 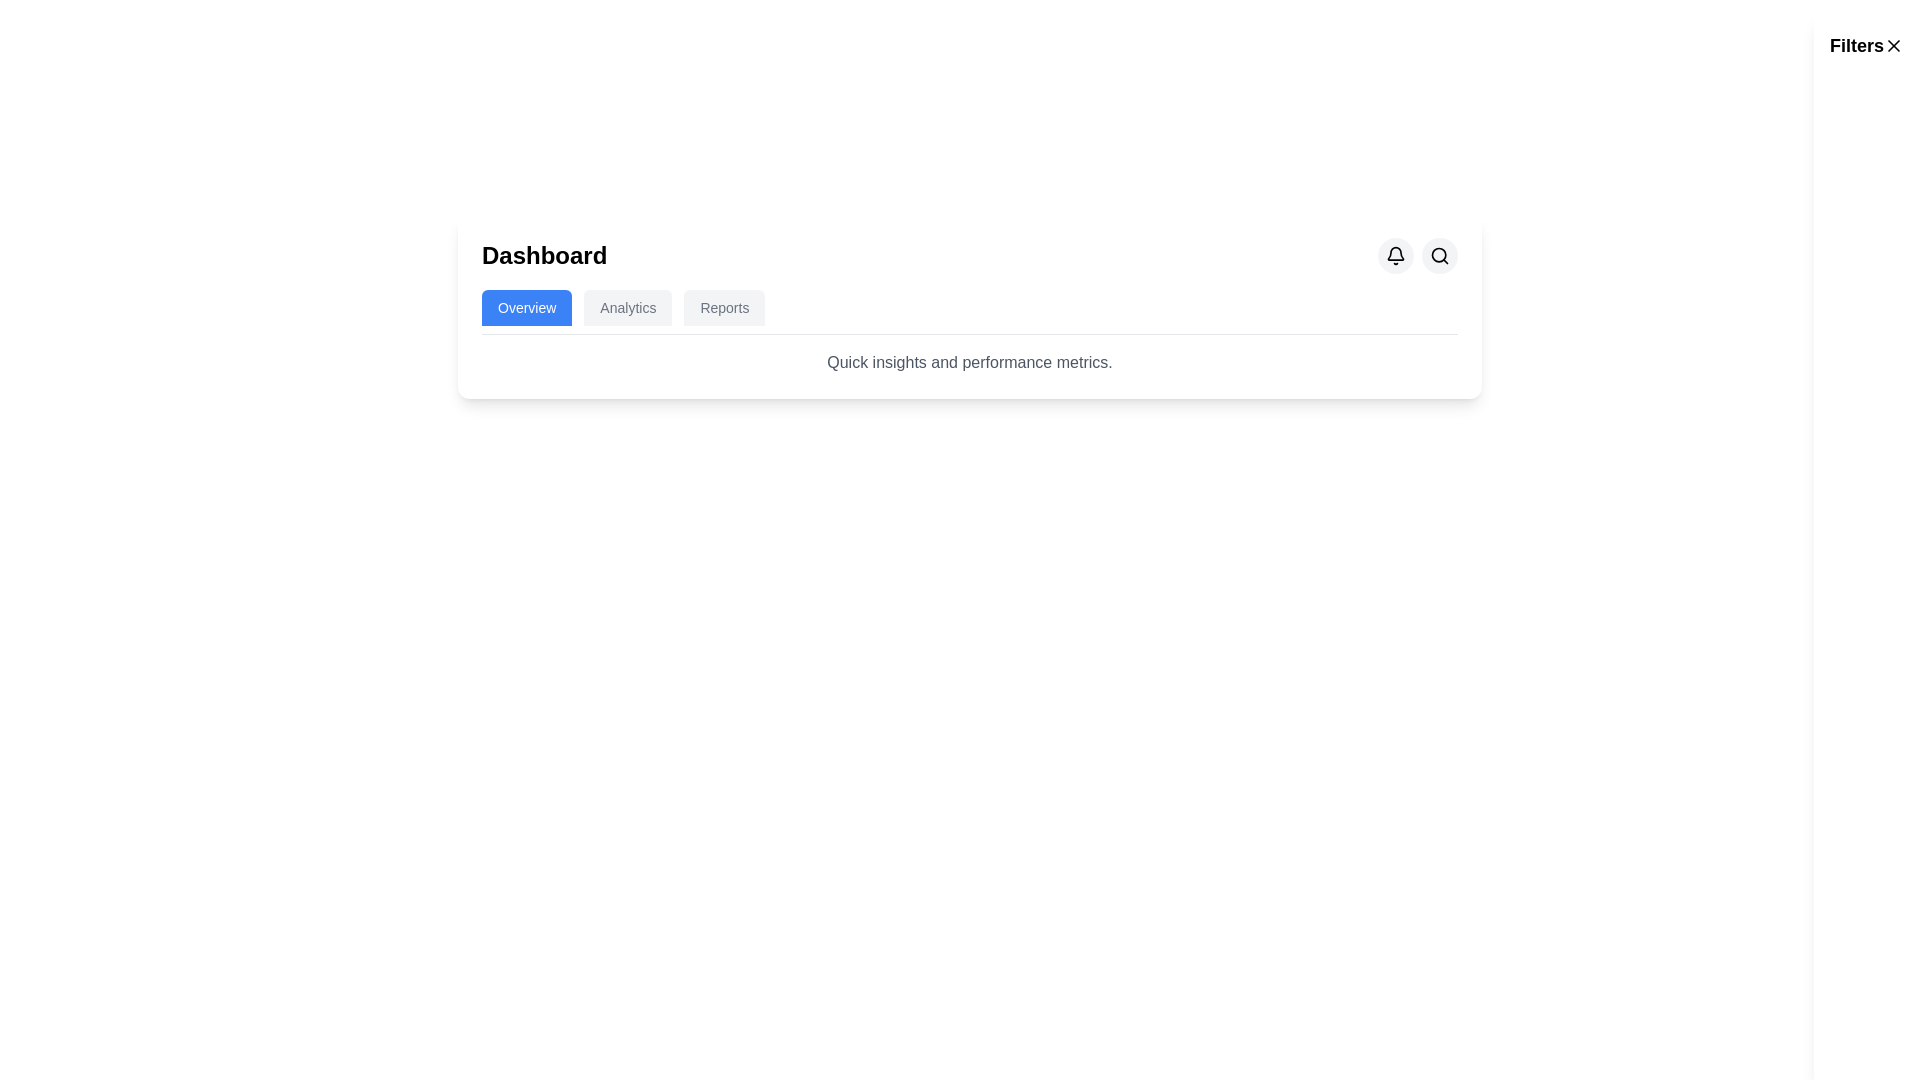 What do you see at coordinates (1440, 254) in the screenshot?
I see `the magnifying glass icon in the top-right corner of the main dashboard interface` at bounding box center [1440, 254].